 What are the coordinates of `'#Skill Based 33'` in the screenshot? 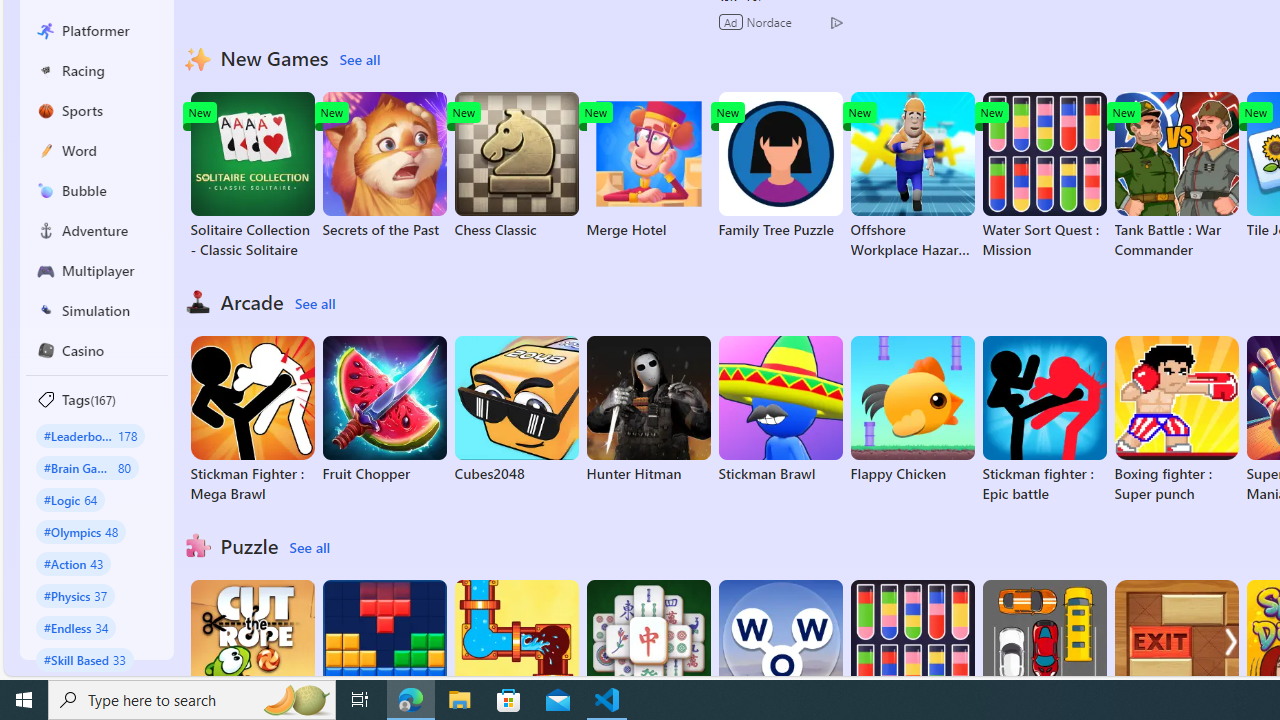 It's located at (84, 659).